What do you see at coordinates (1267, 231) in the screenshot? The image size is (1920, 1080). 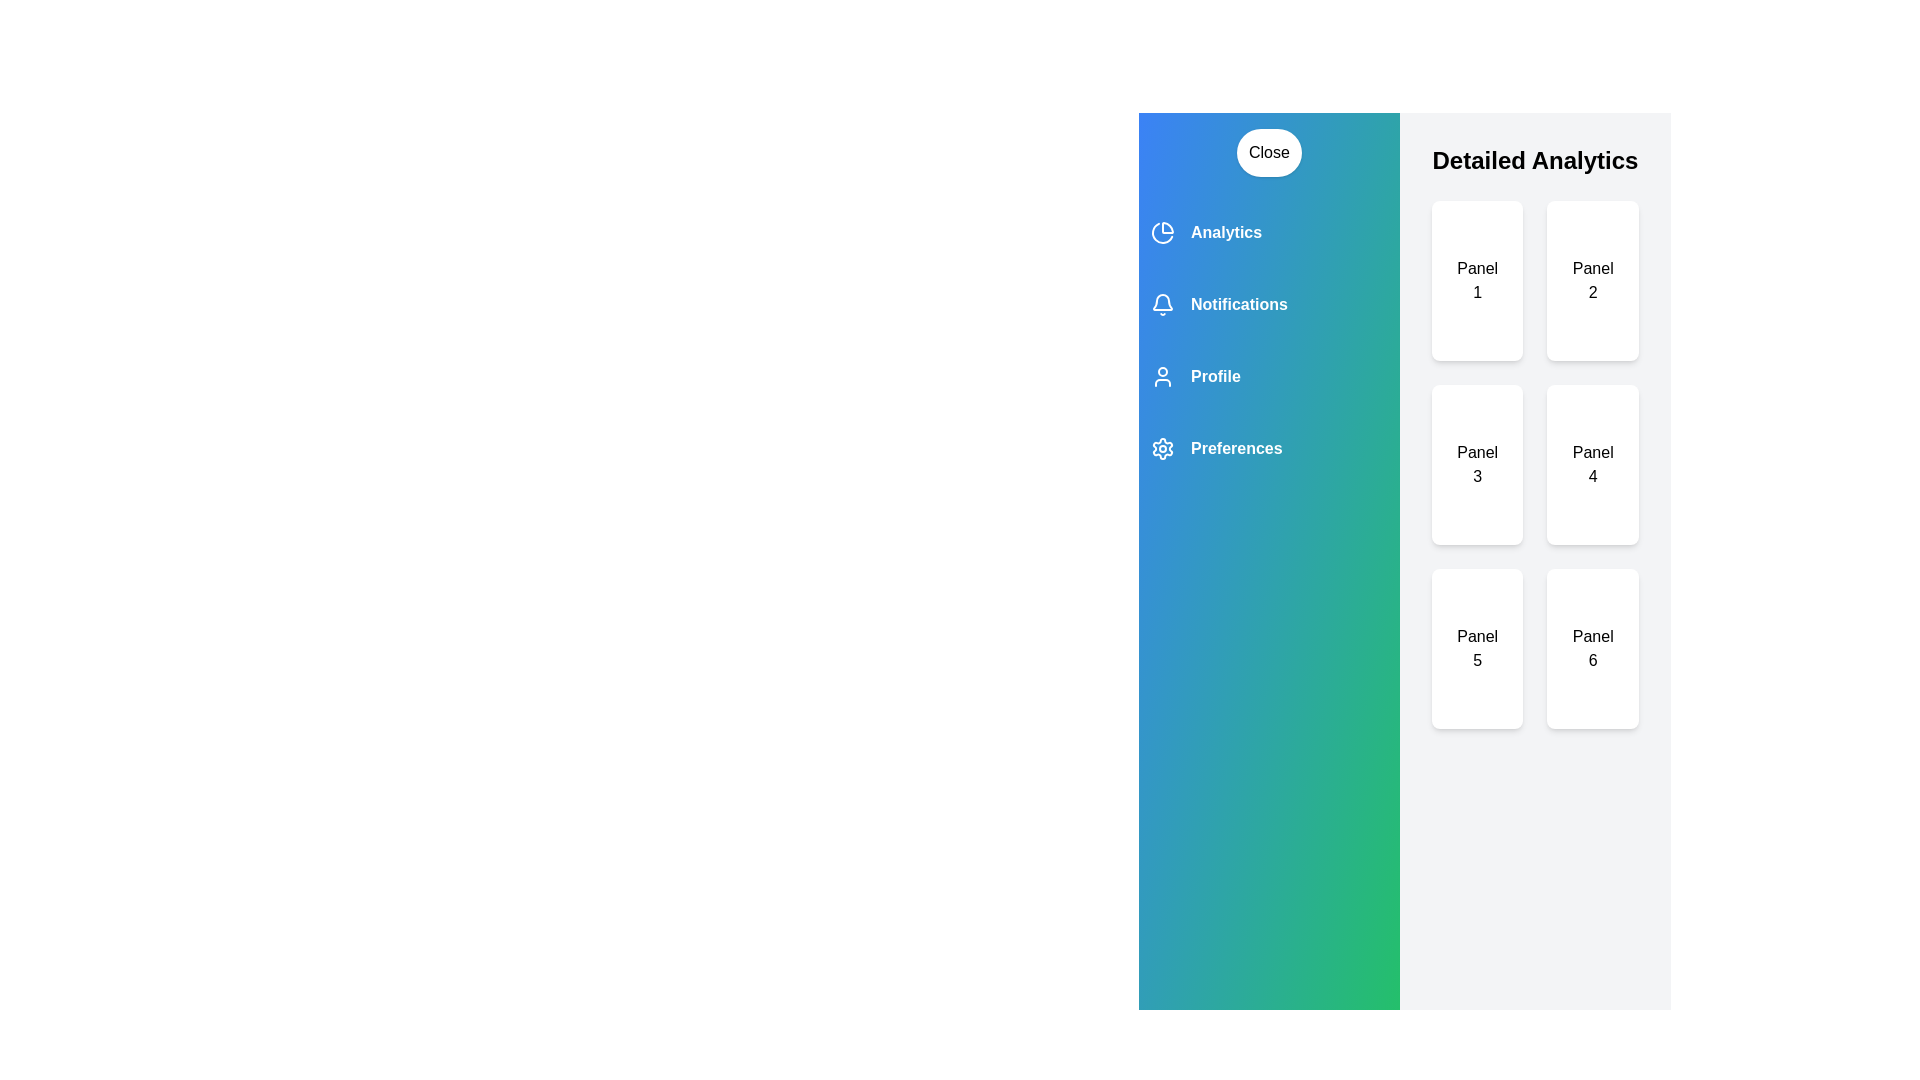 I see `the category Analytics to observe its visual feedback` at bounding box center [1267, 231].